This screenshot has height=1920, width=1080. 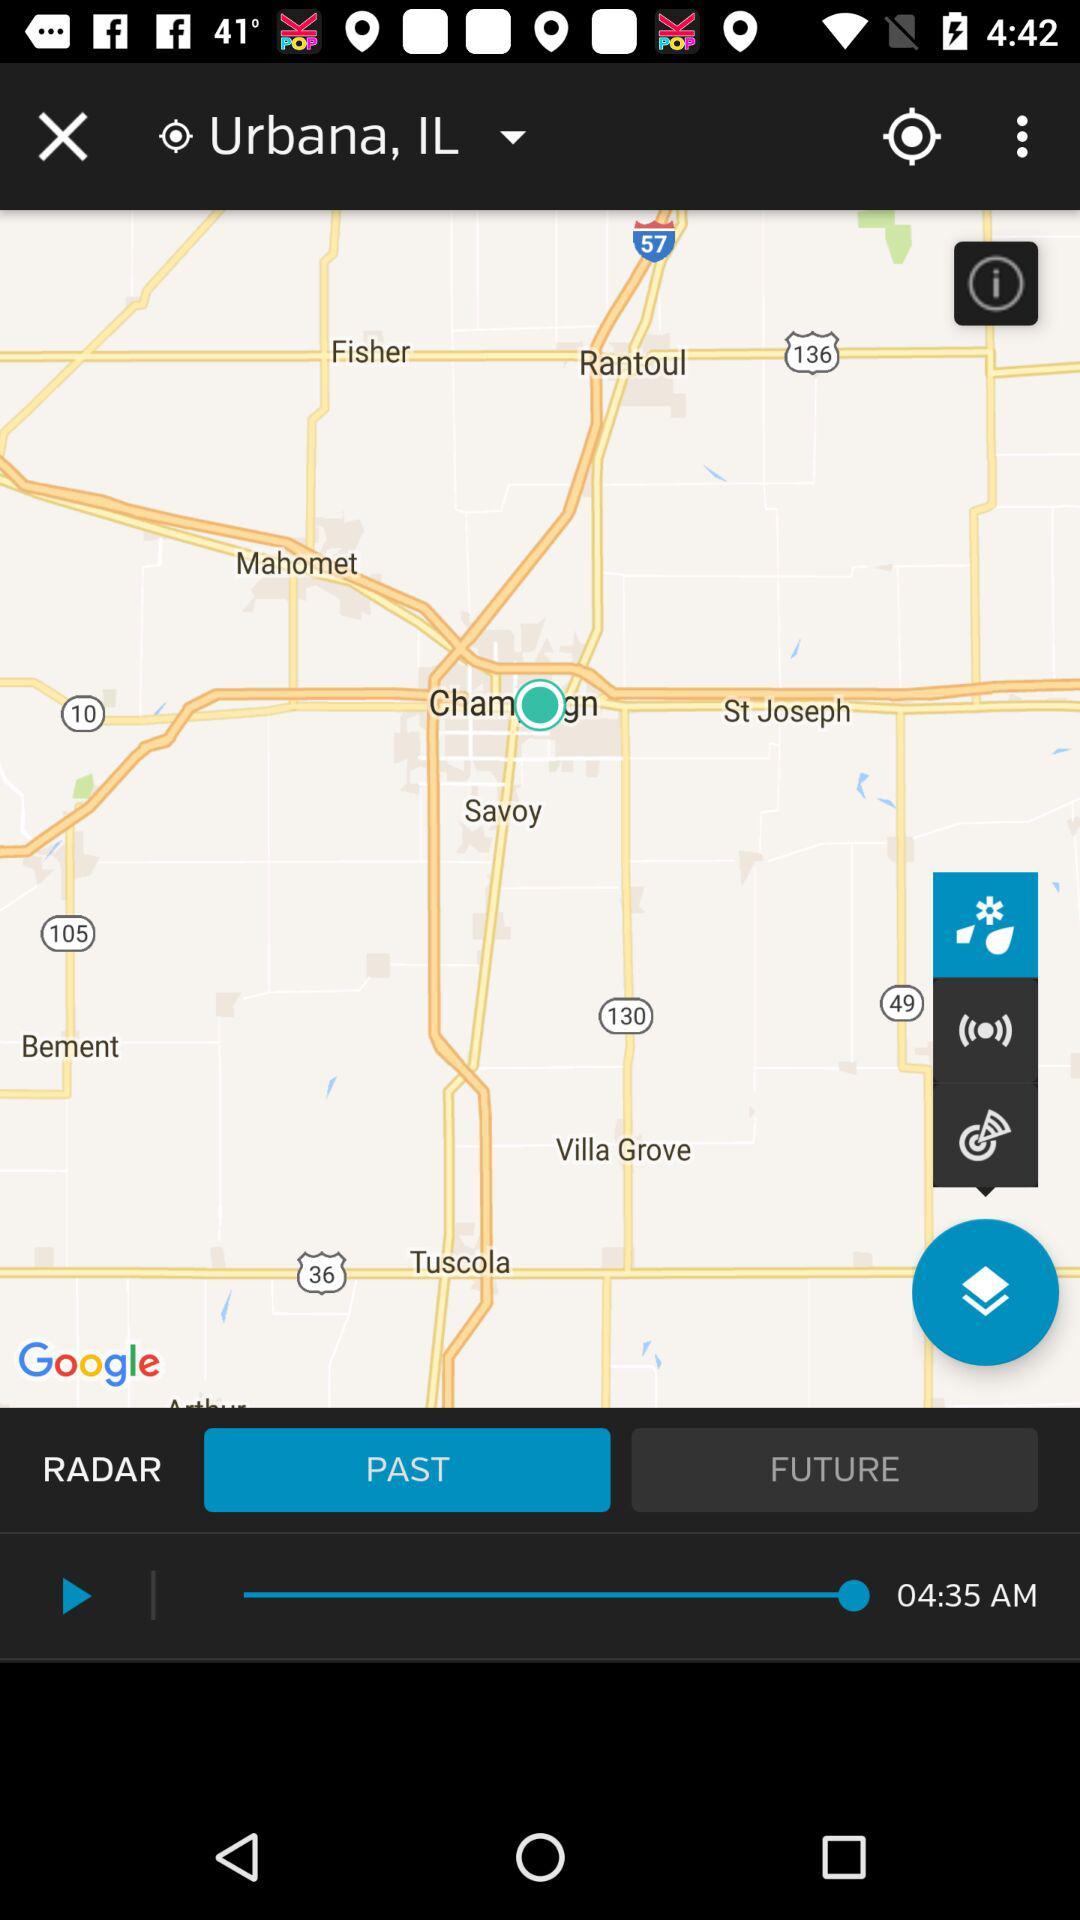 What do you see at coordinates (406, 1469) in the screenshot?
I see `the item below urbana, il item` at bounding box center [406, 1469].